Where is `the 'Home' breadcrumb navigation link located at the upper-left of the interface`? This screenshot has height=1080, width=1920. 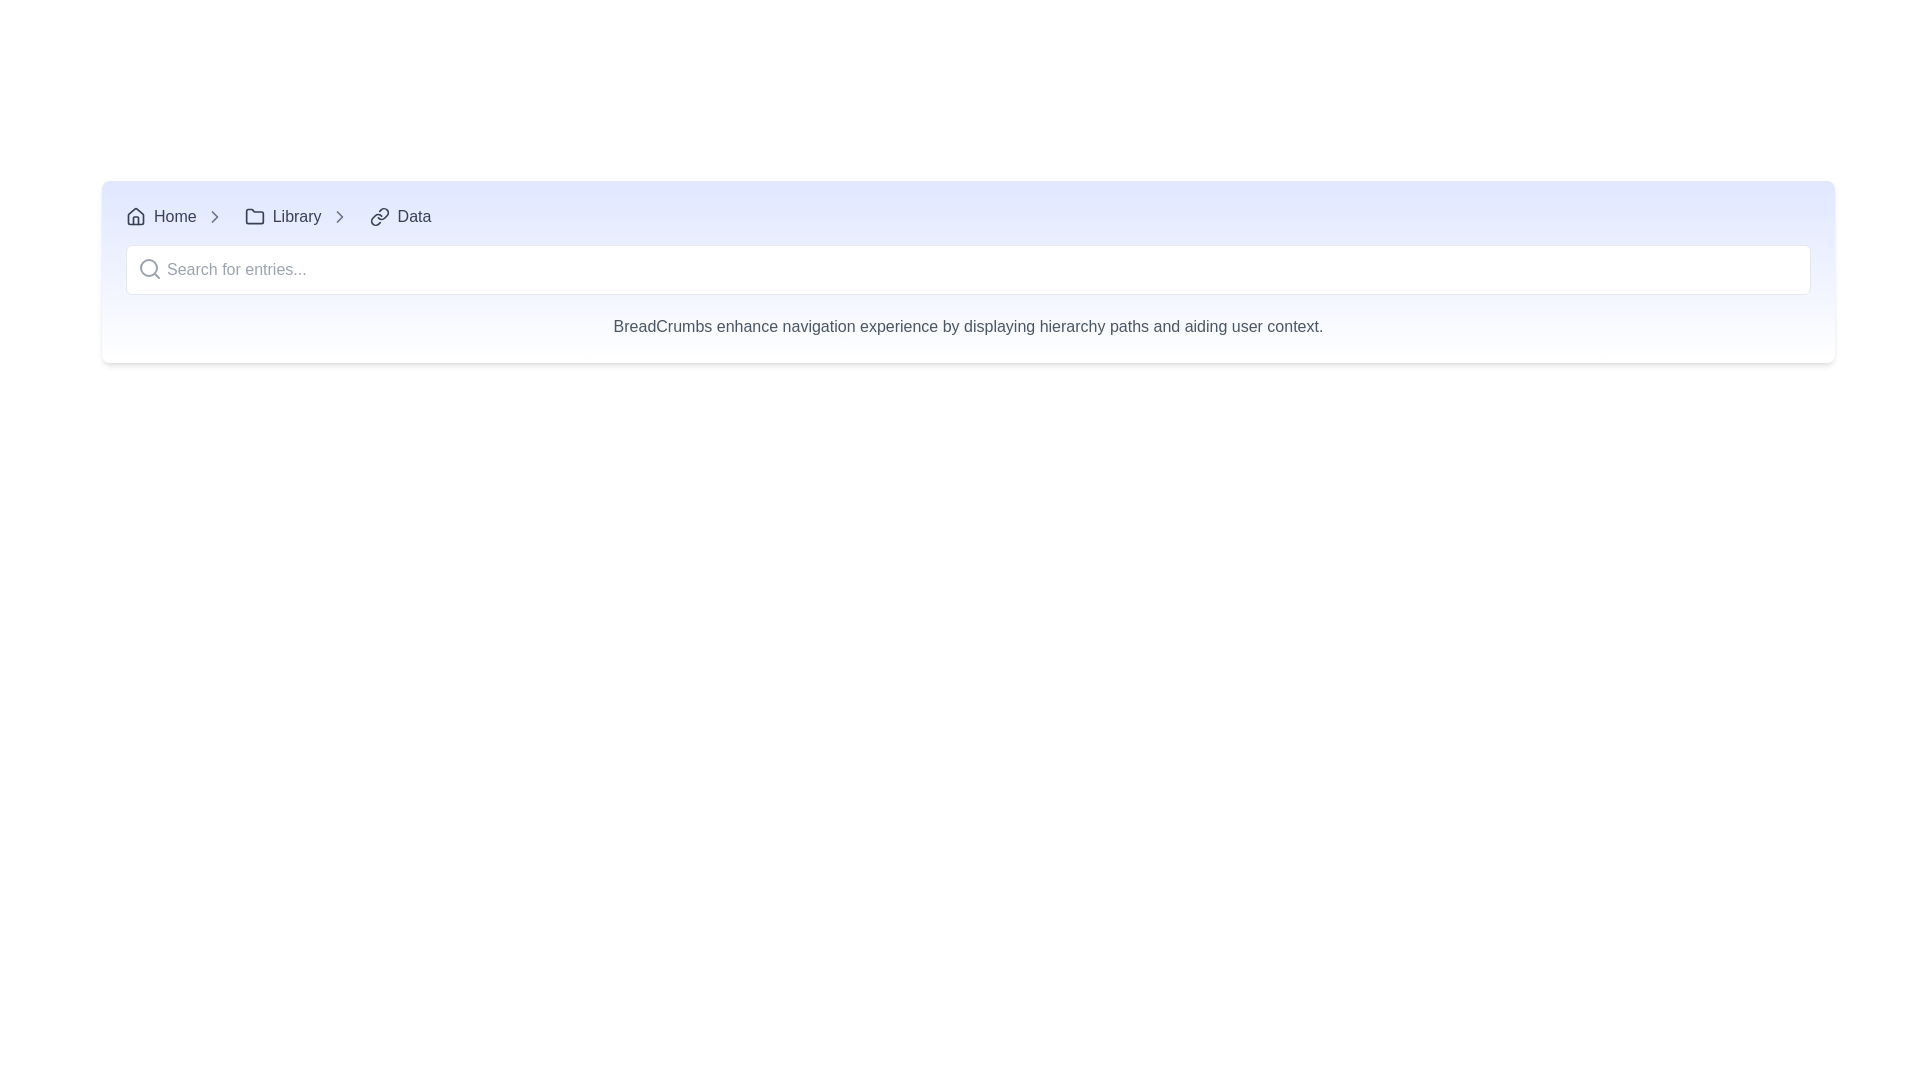 the 'Home' breadcrumb navigation link located at the upper-left of the interface is located at coordinates (179, 216).